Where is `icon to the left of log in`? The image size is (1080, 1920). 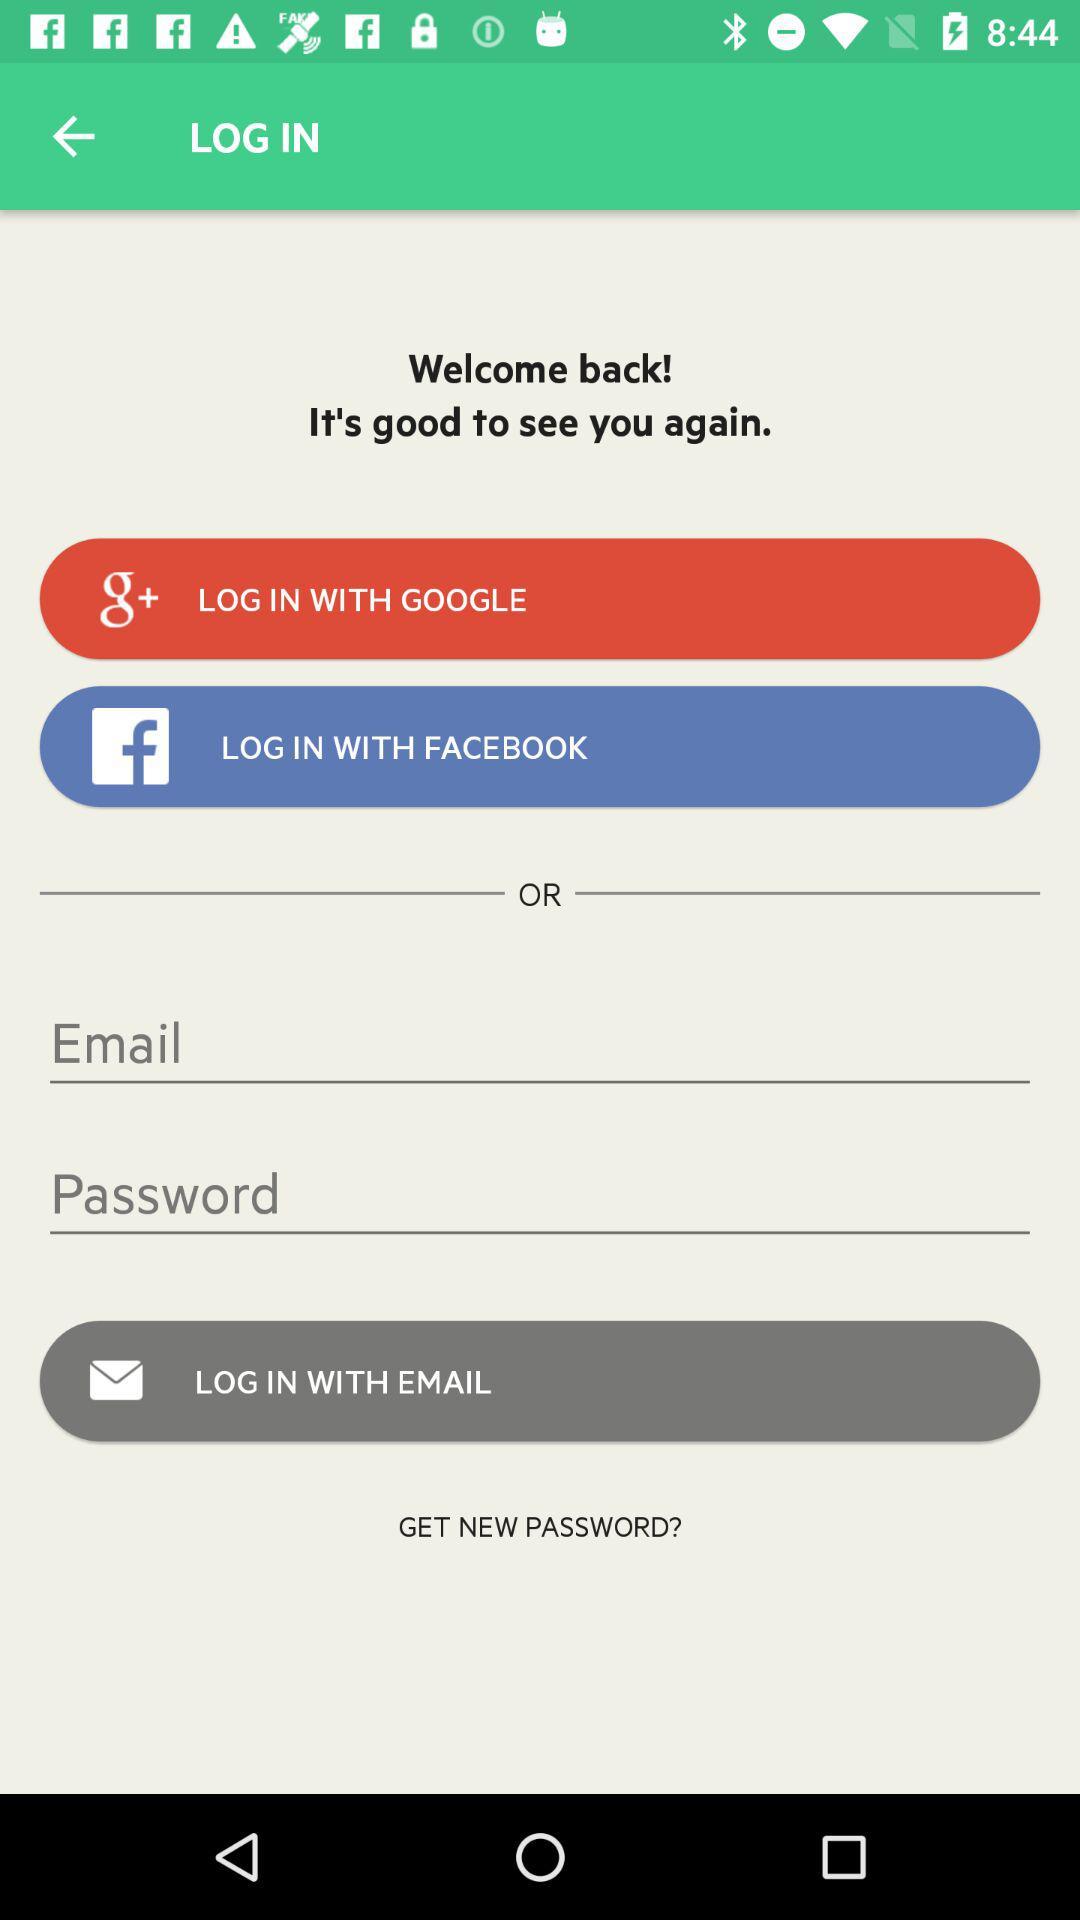 icon to the left of log in is located at coordinates (72, 135).